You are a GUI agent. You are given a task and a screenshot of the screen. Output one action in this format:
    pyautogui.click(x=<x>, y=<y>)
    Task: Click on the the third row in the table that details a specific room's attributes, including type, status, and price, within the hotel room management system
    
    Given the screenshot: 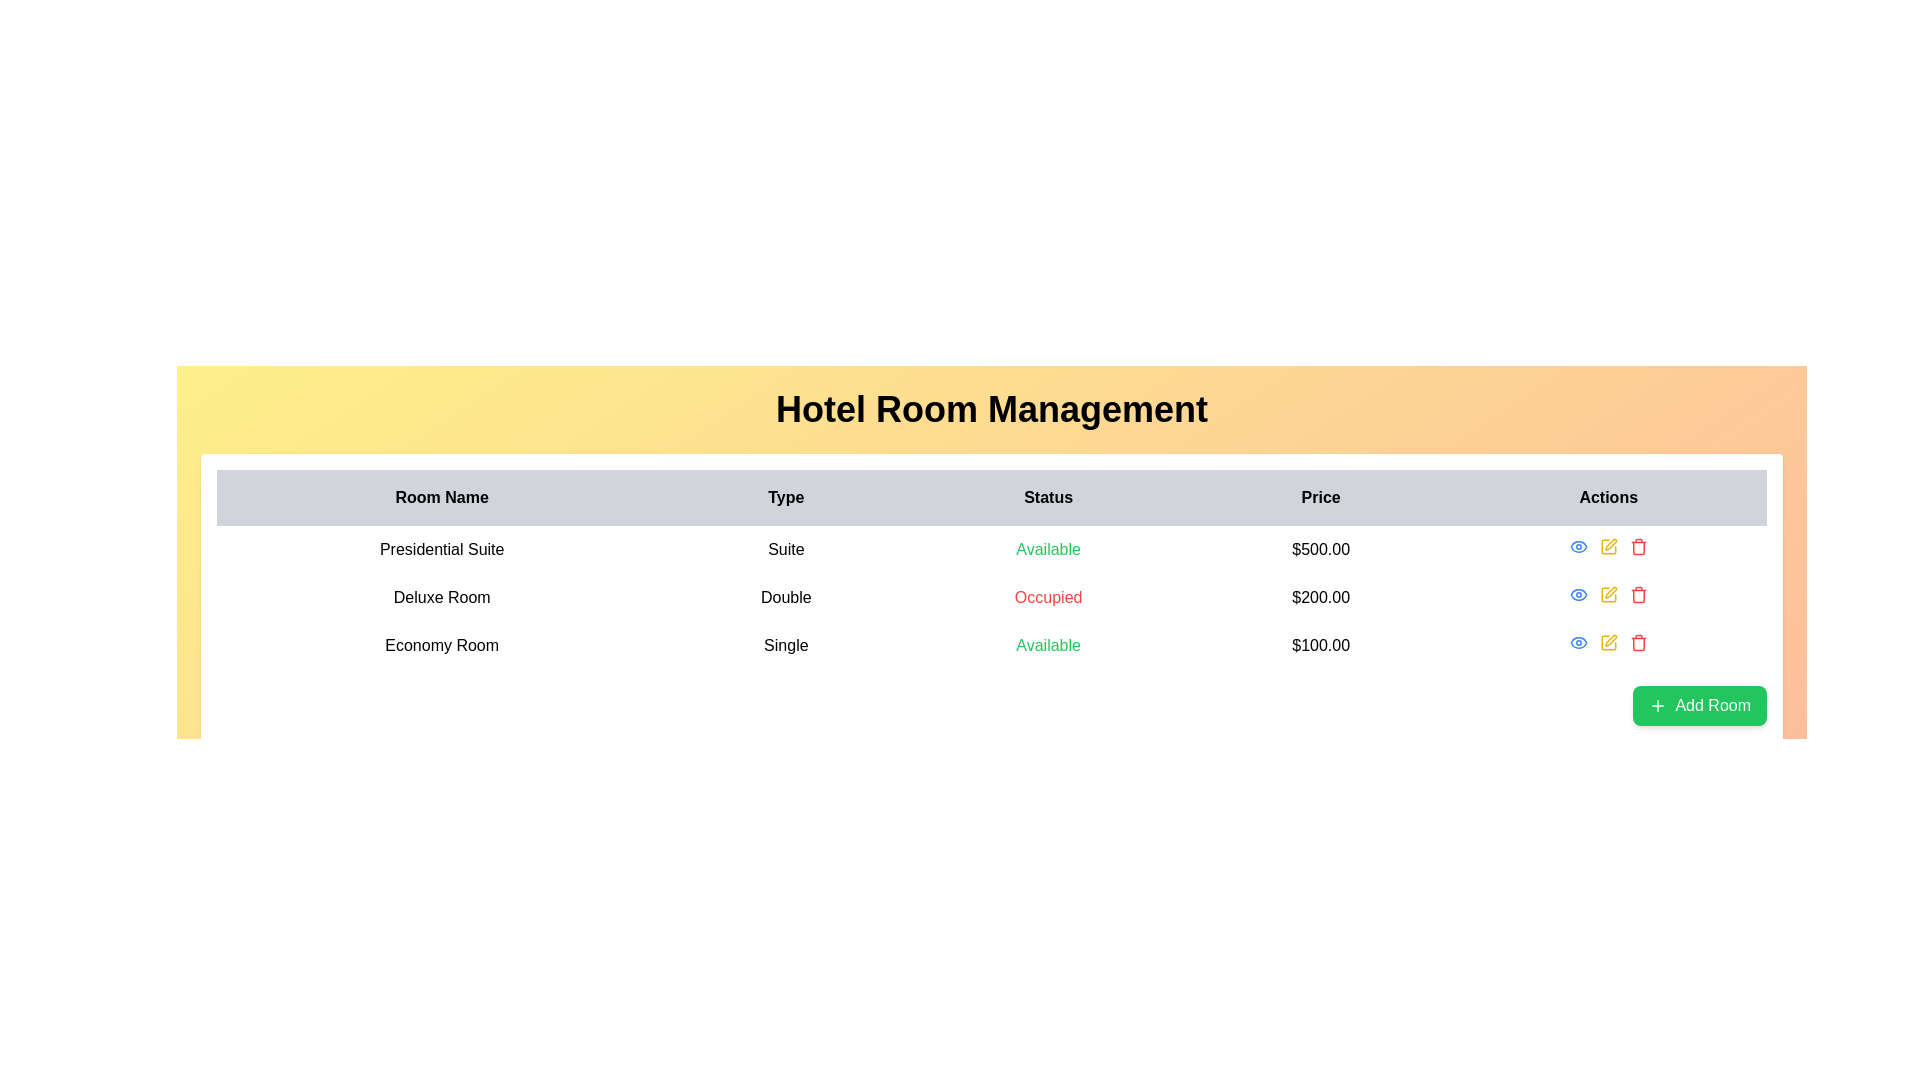 What is the action you would take?
    pyautogui.click(x=992, y=645)
    